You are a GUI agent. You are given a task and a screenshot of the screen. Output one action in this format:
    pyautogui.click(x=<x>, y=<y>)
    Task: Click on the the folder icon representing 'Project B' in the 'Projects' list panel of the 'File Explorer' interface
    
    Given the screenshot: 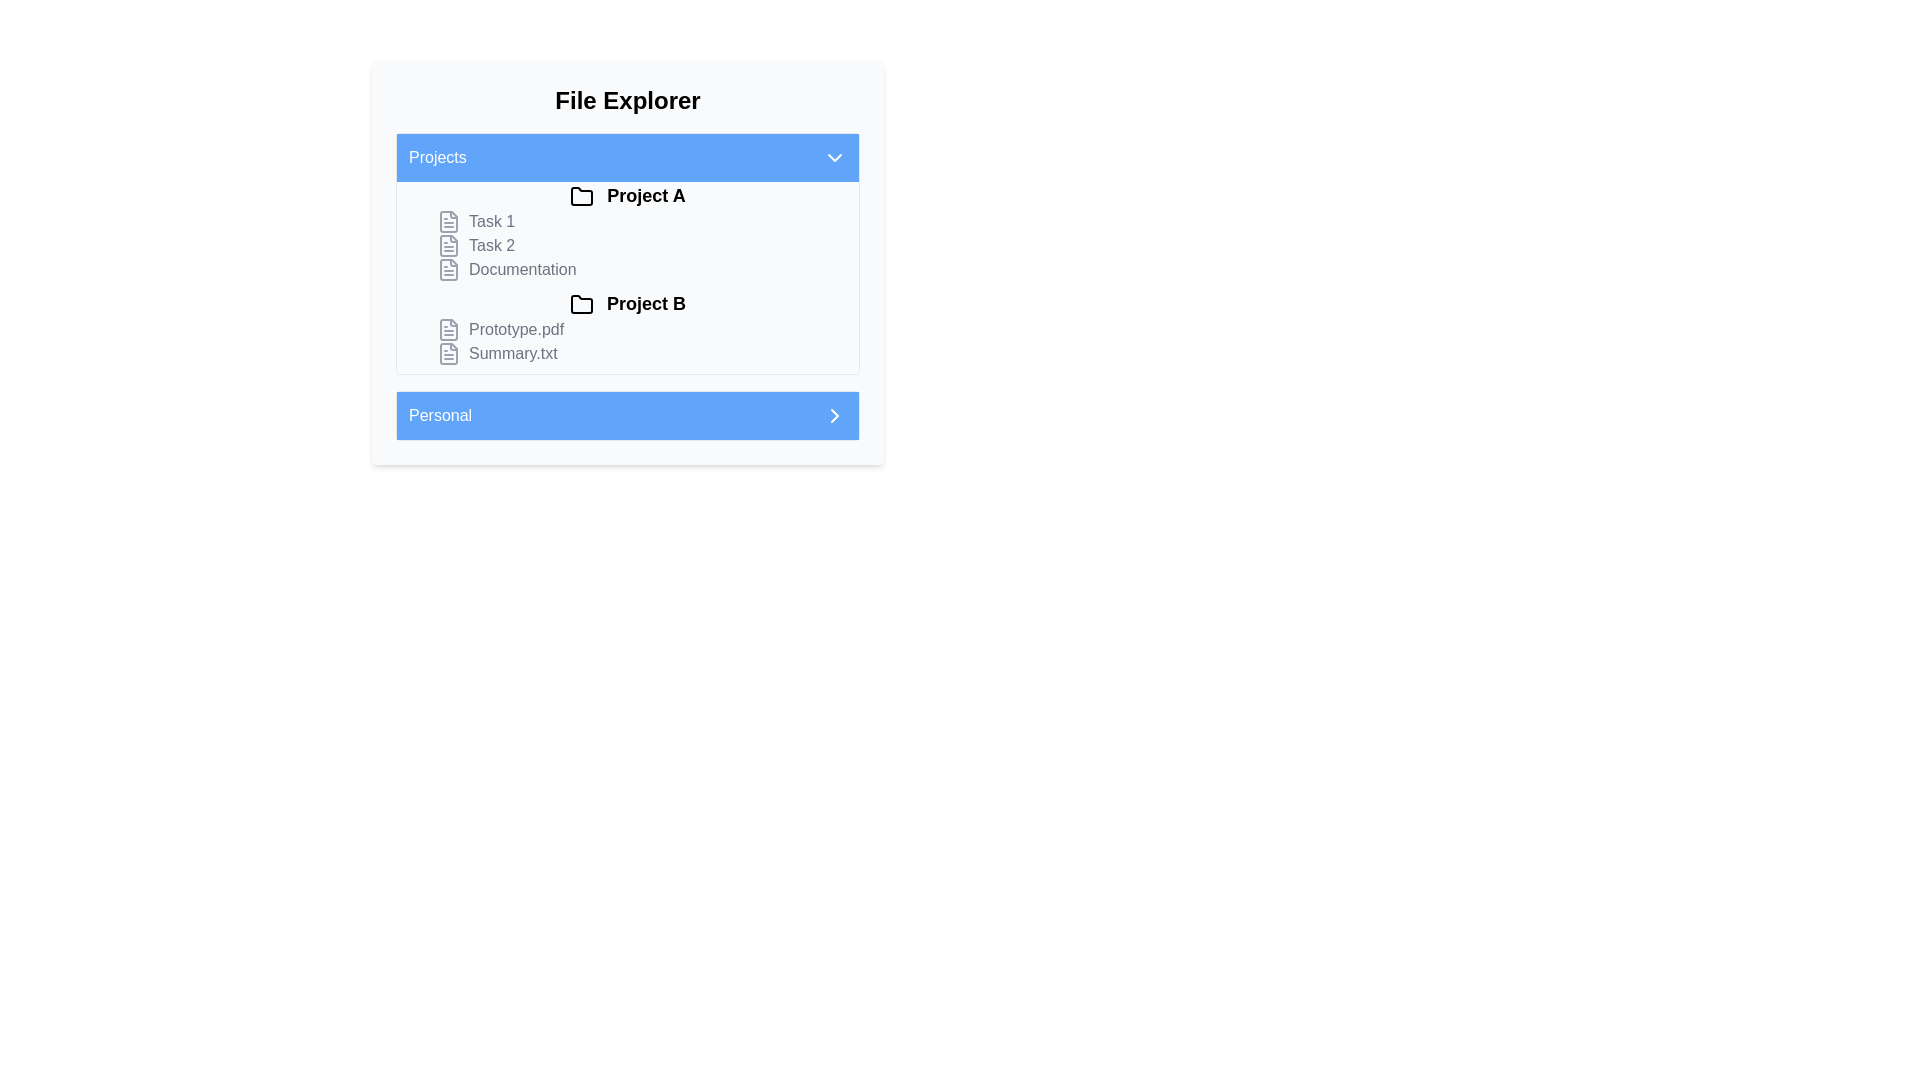 What is the action you would take?
    pyautogui.click(x=580, y=305)
    